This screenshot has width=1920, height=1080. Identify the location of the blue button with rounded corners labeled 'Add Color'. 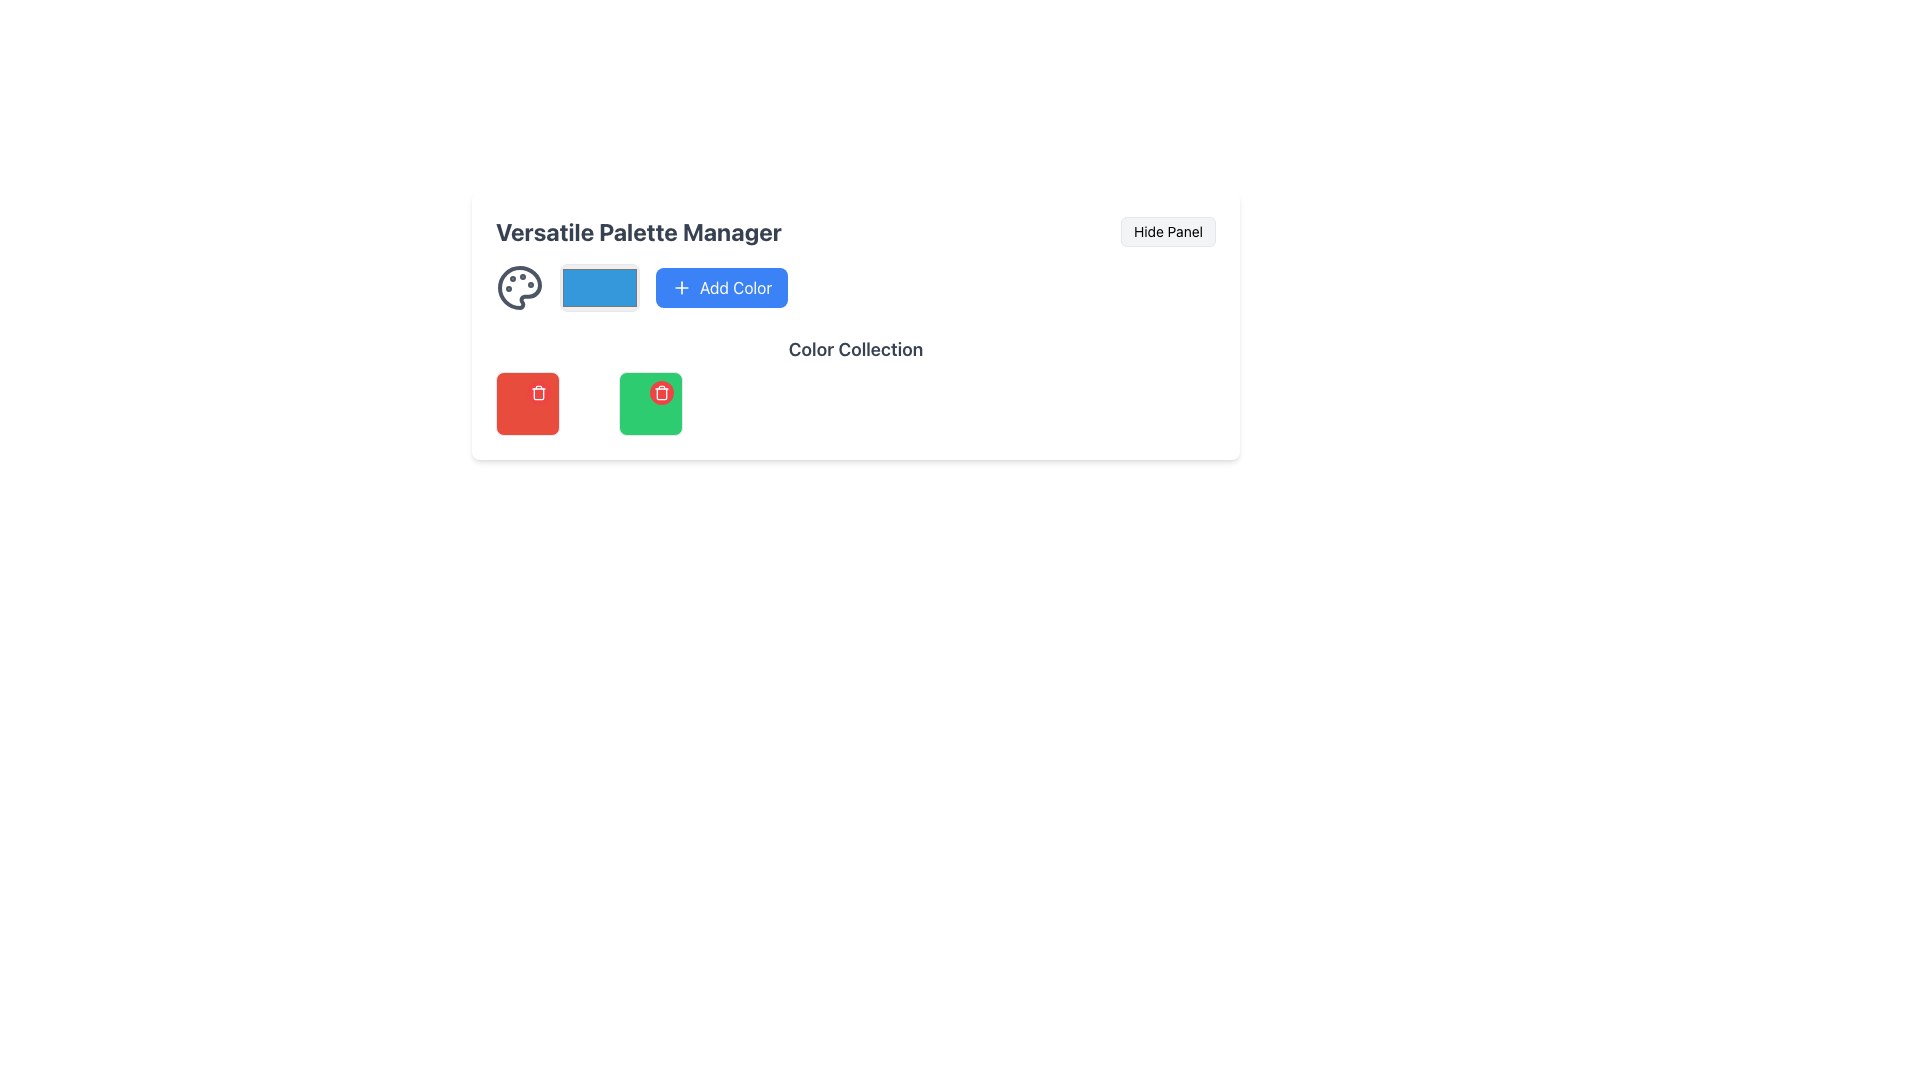
(720, 288).